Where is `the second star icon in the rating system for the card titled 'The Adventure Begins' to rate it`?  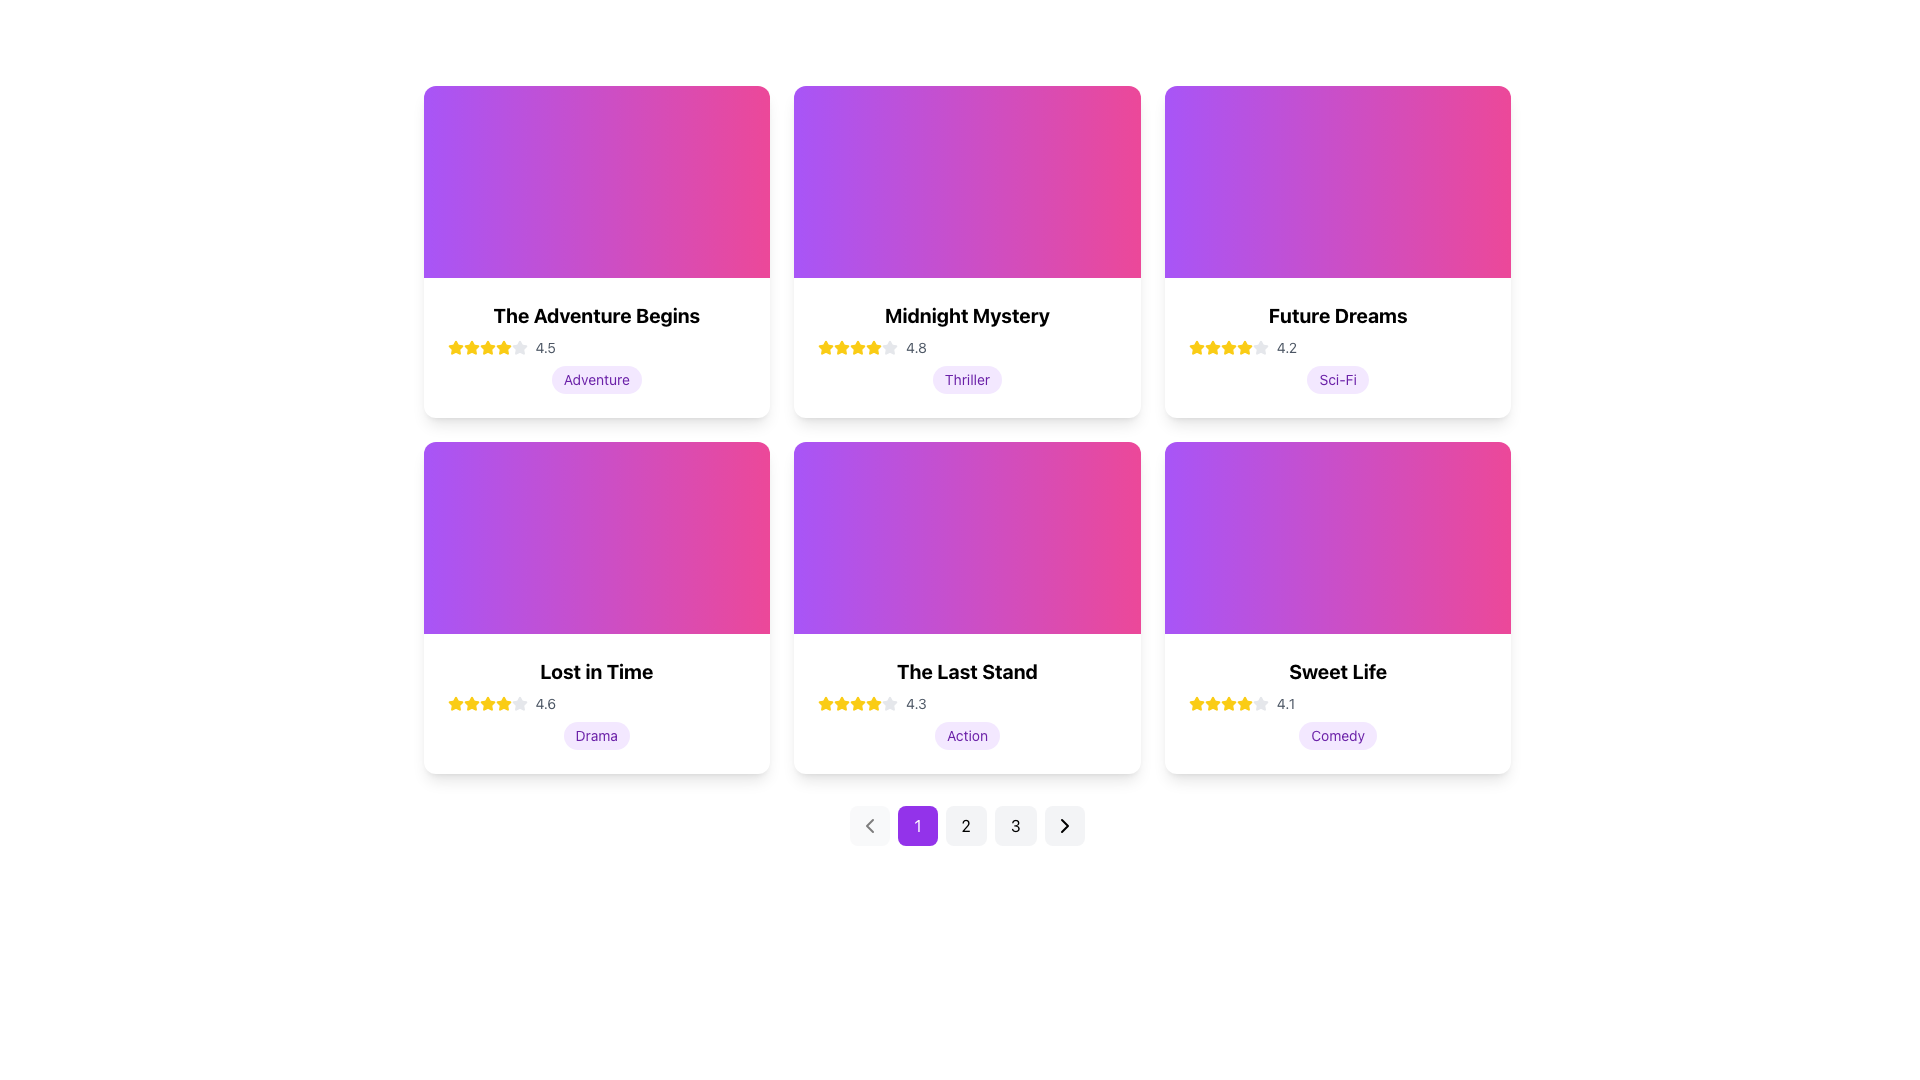 the second star icon in the rating system for the card titled 'The Adventure Begins' to rate it is located at coordinates (519, 346).